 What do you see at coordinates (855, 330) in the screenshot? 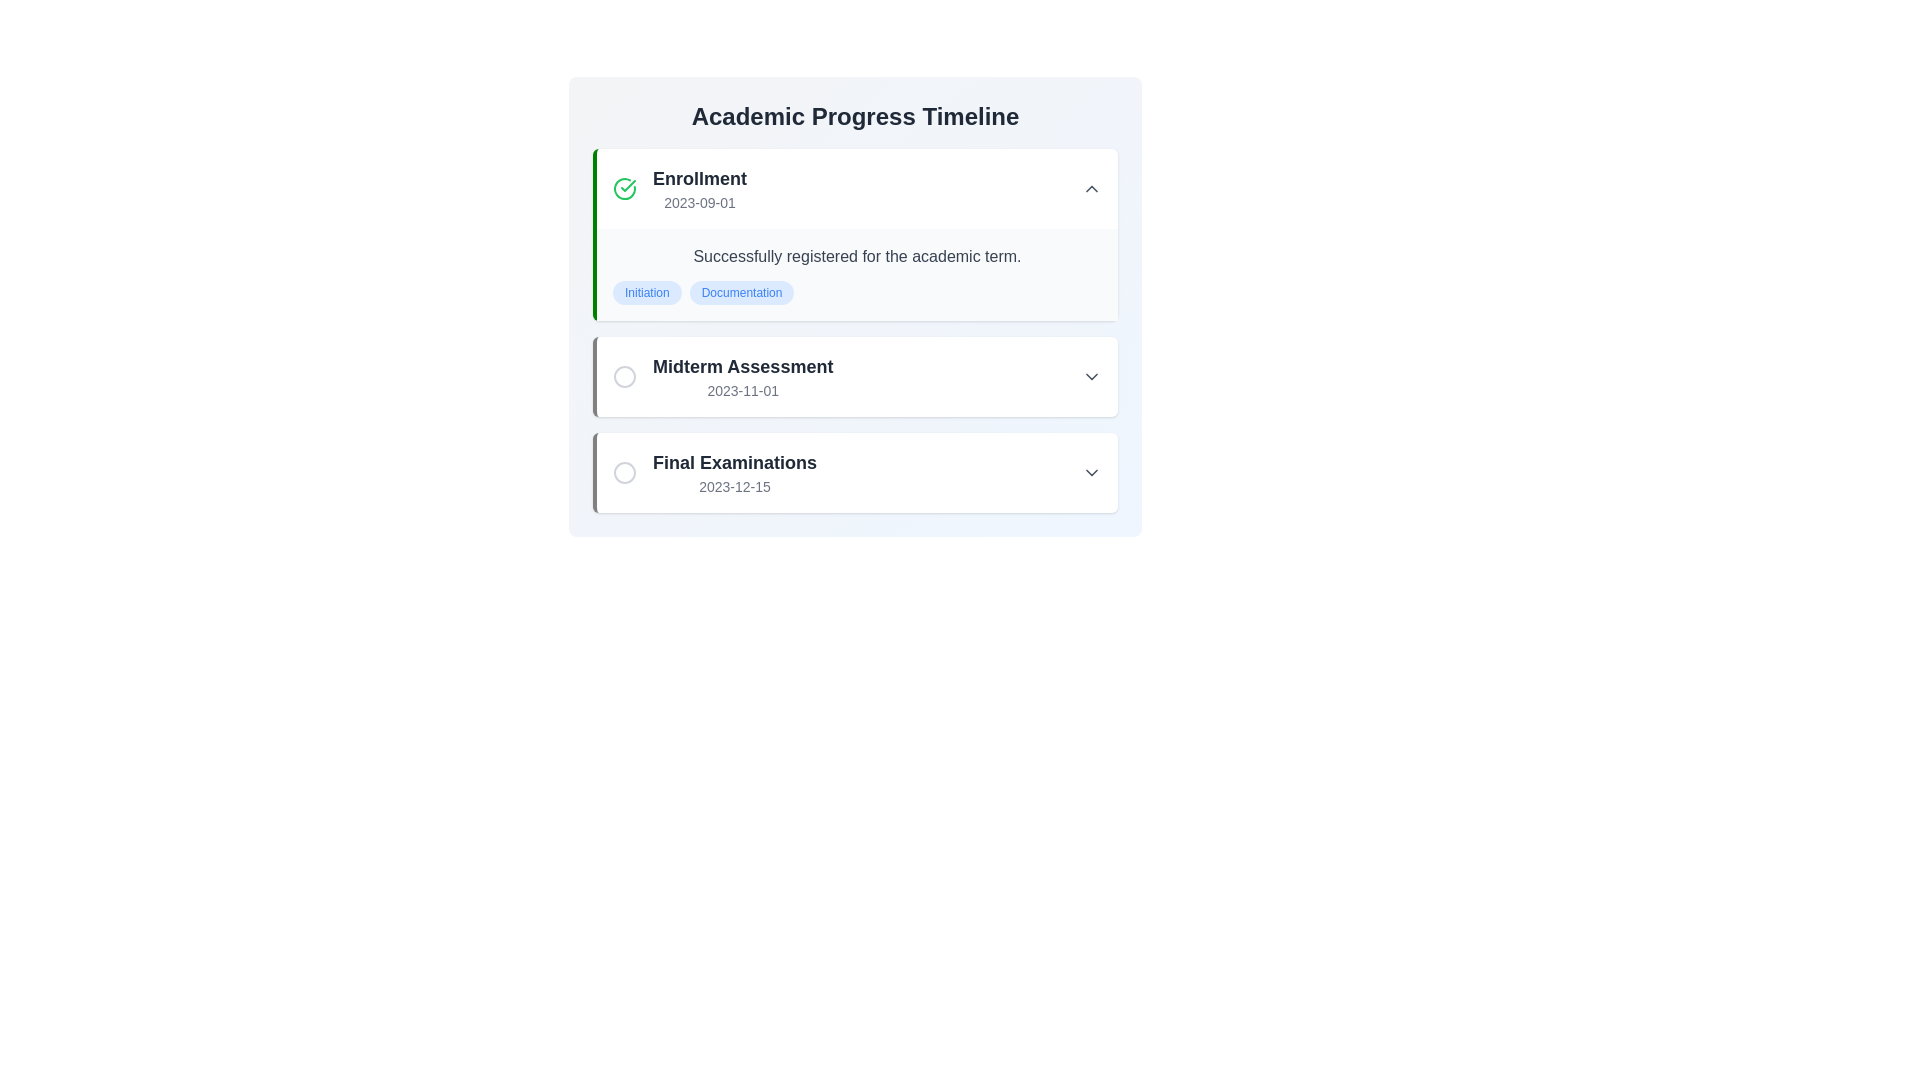
I see `the 'Enrollment' section of the Timeline component` at bounding box center [855, 330].